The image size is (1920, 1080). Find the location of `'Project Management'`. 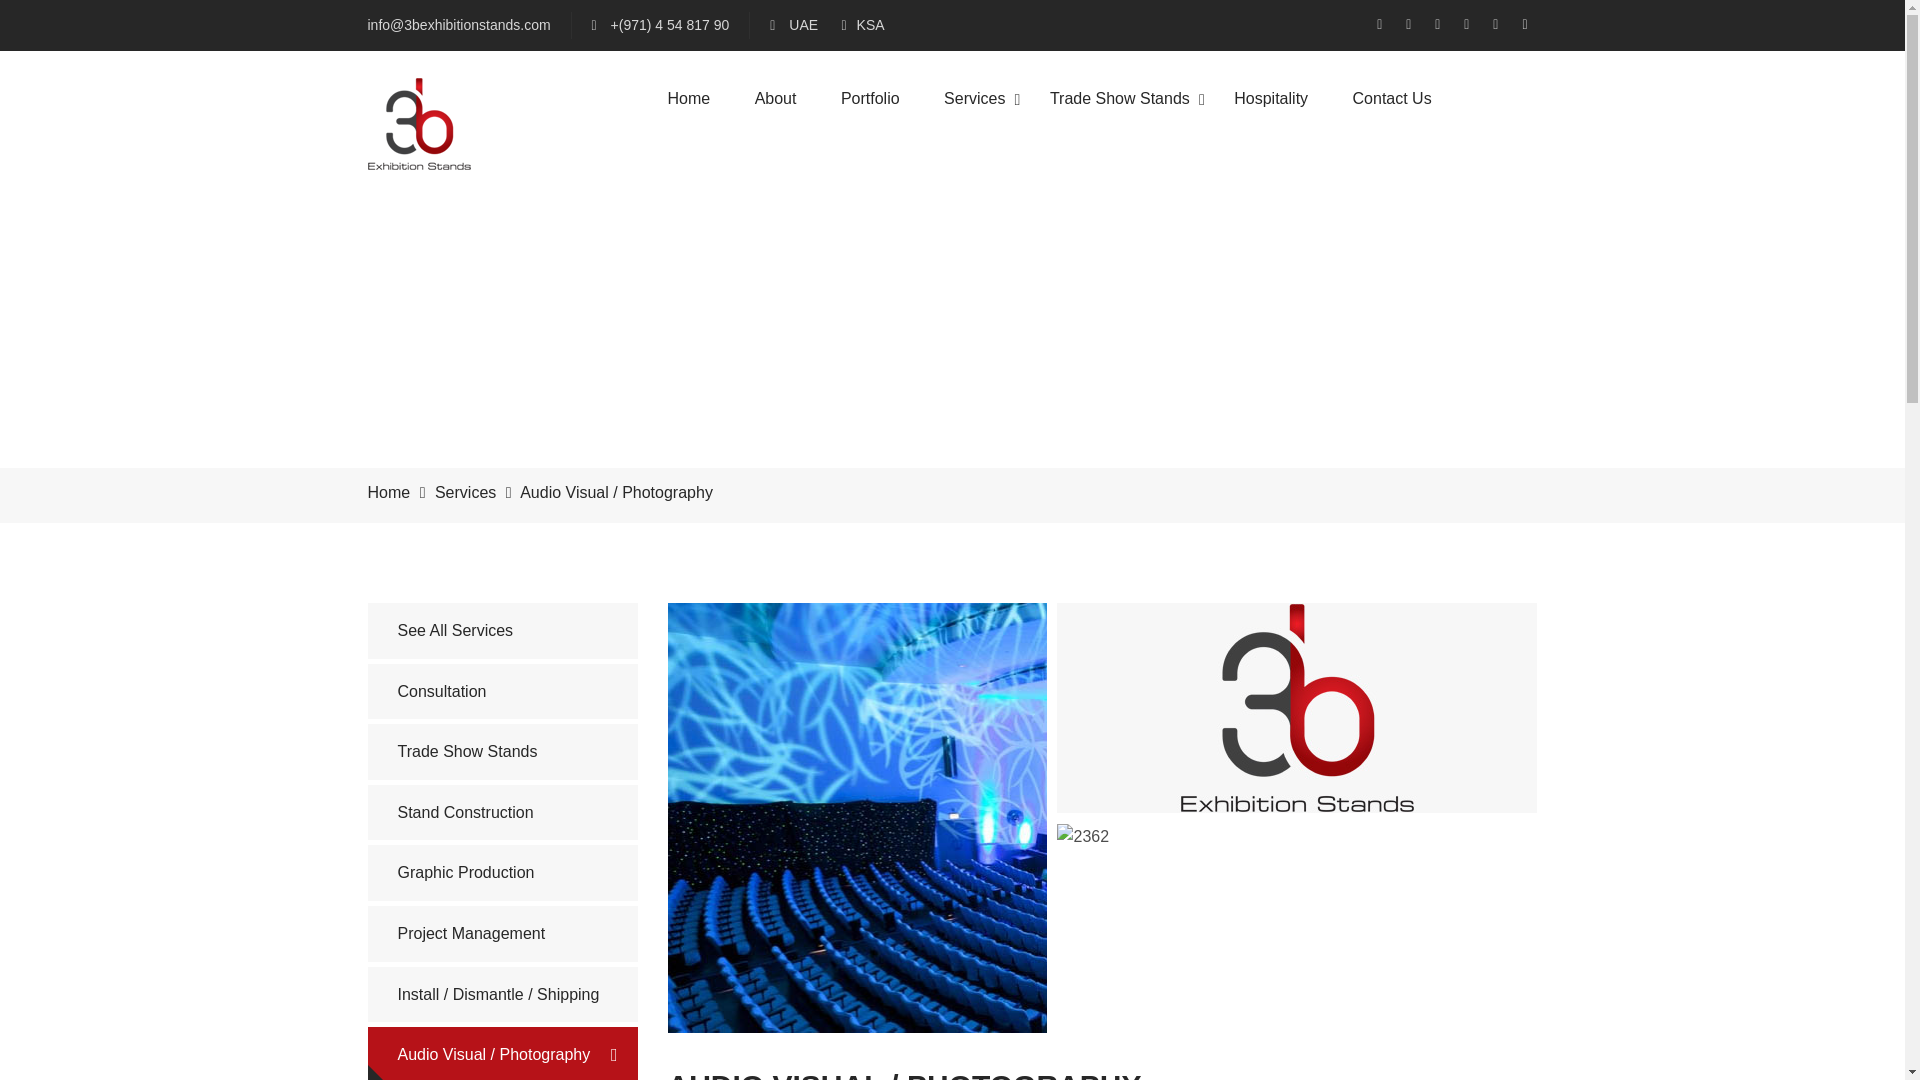

'Project Management' is located at coordinates (503, 933).